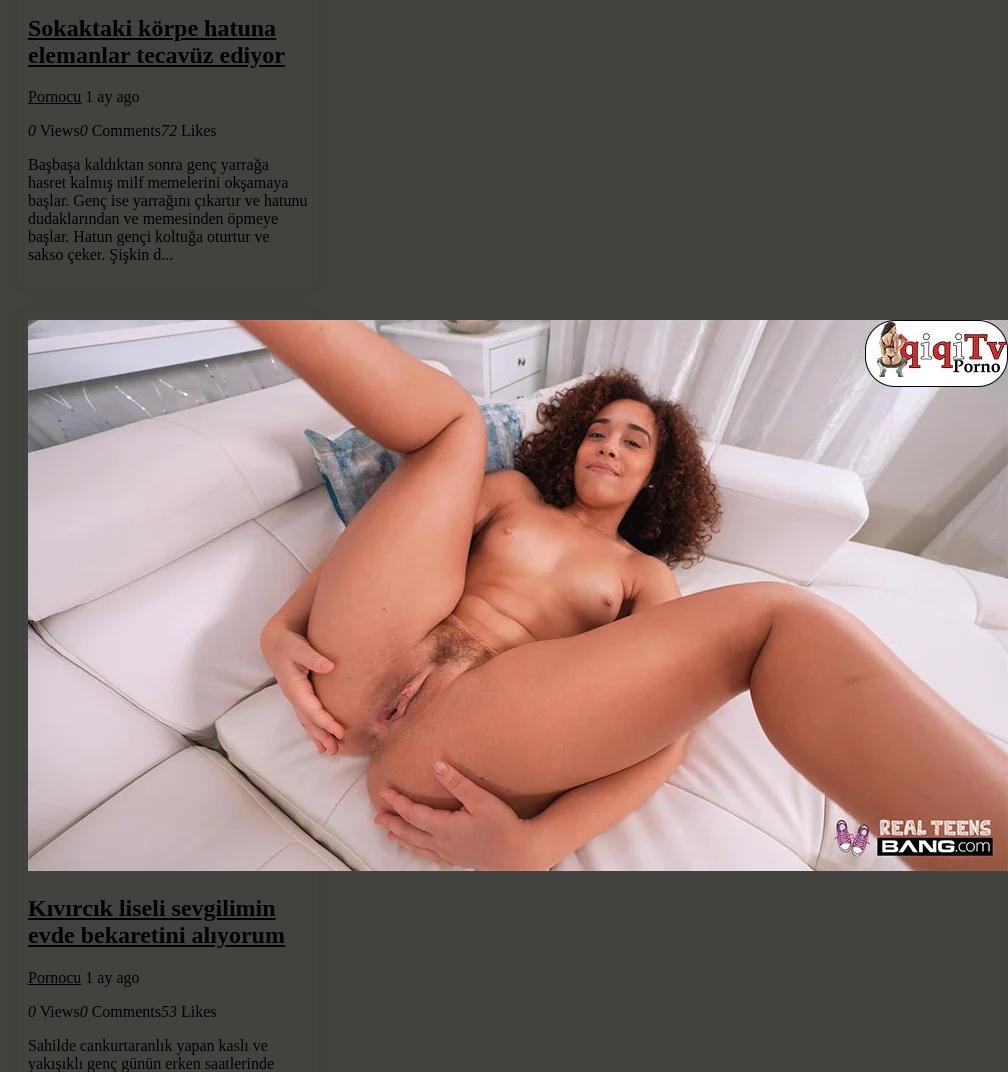 The width and height of the screenshot is (1008, 1072). I want to click on '72', so click(168, 130).